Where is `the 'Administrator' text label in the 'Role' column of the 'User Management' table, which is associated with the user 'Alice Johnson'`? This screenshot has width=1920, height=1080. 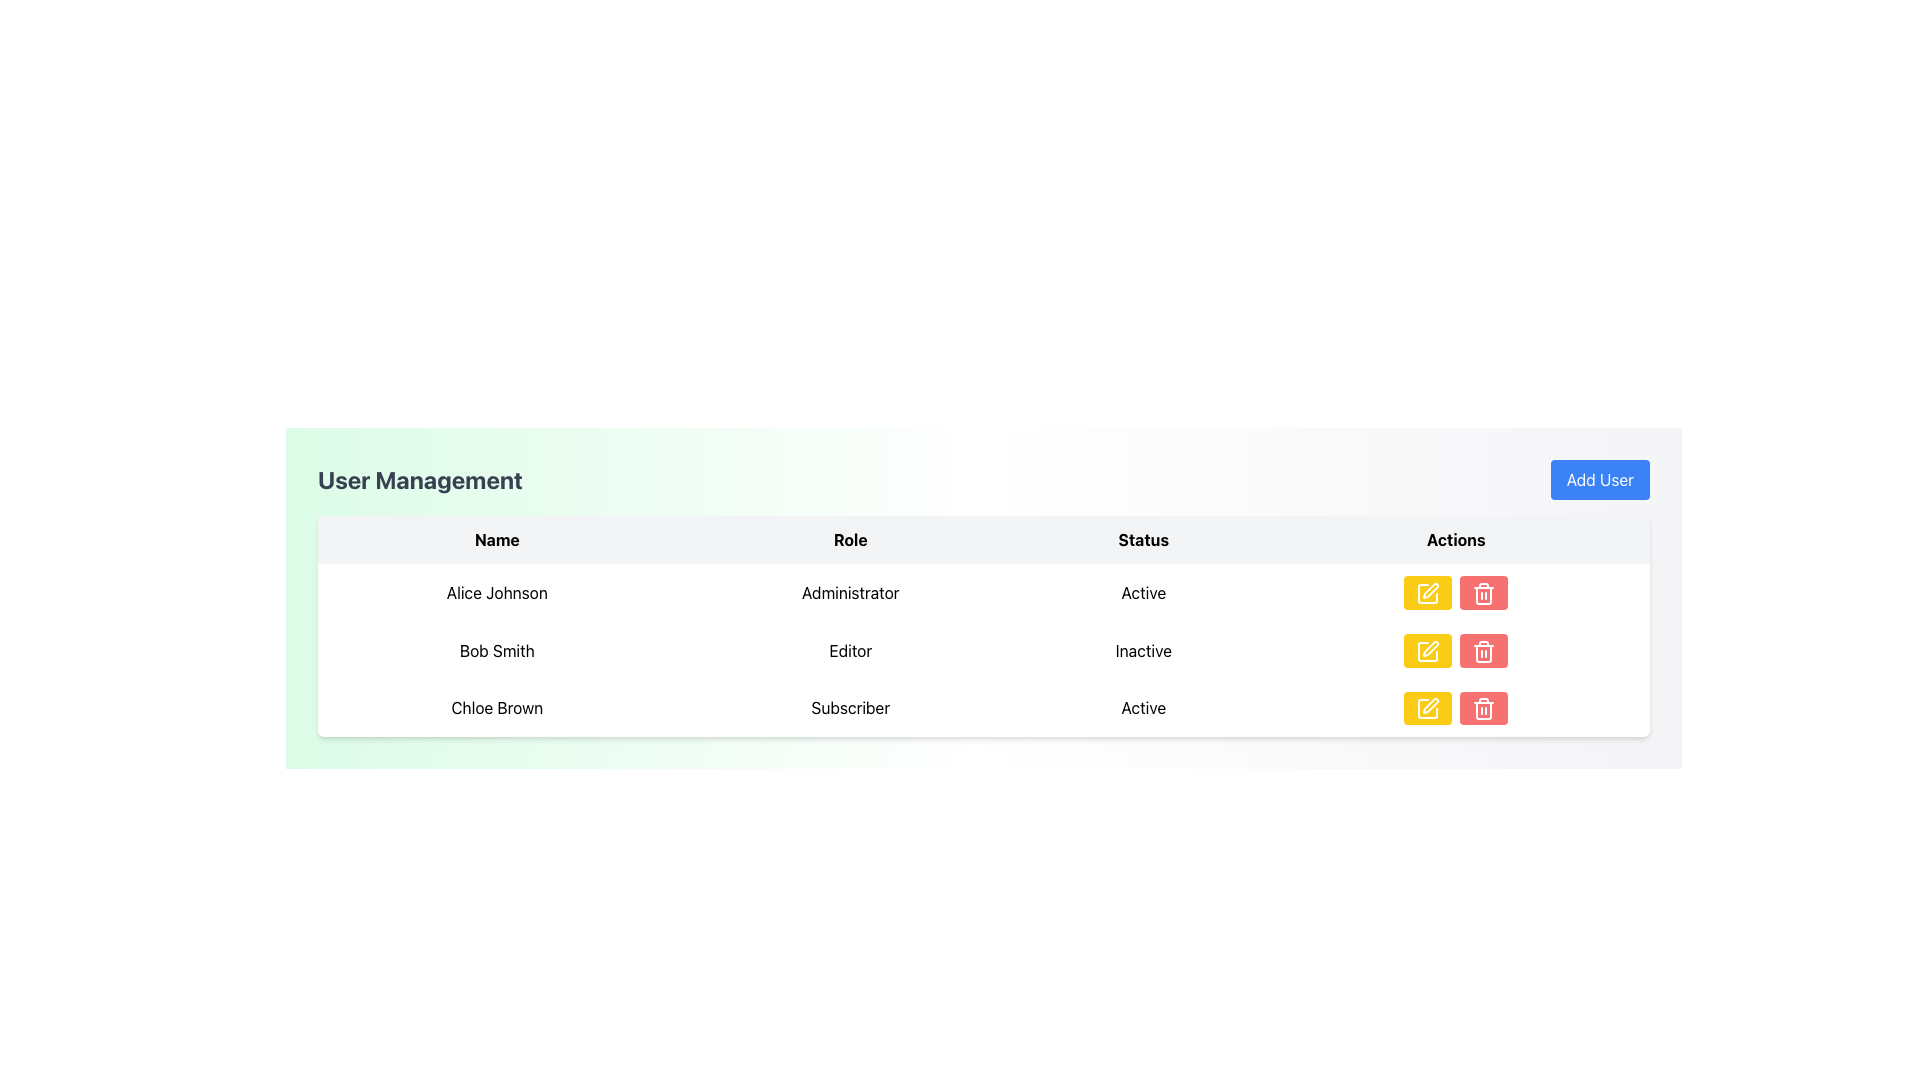 the 'Administrator' text label in the 'Role' column of the 'User Management' table, which is associated with the user 'Alice Johnson' is located at coordinates (850, 591).